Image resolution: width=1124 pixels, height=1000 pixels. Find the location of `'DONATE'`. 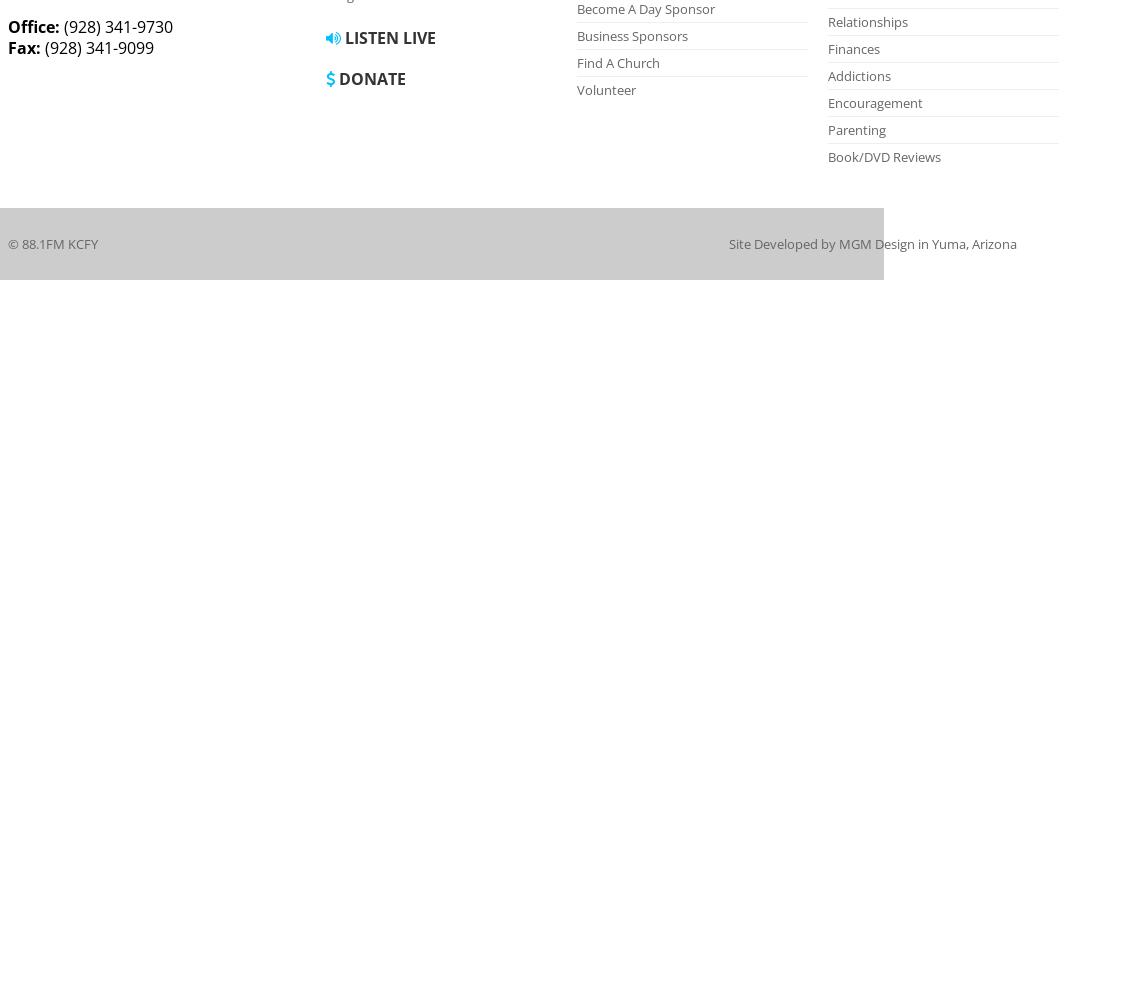

'DONATE' is located at coordinates (369, 78).